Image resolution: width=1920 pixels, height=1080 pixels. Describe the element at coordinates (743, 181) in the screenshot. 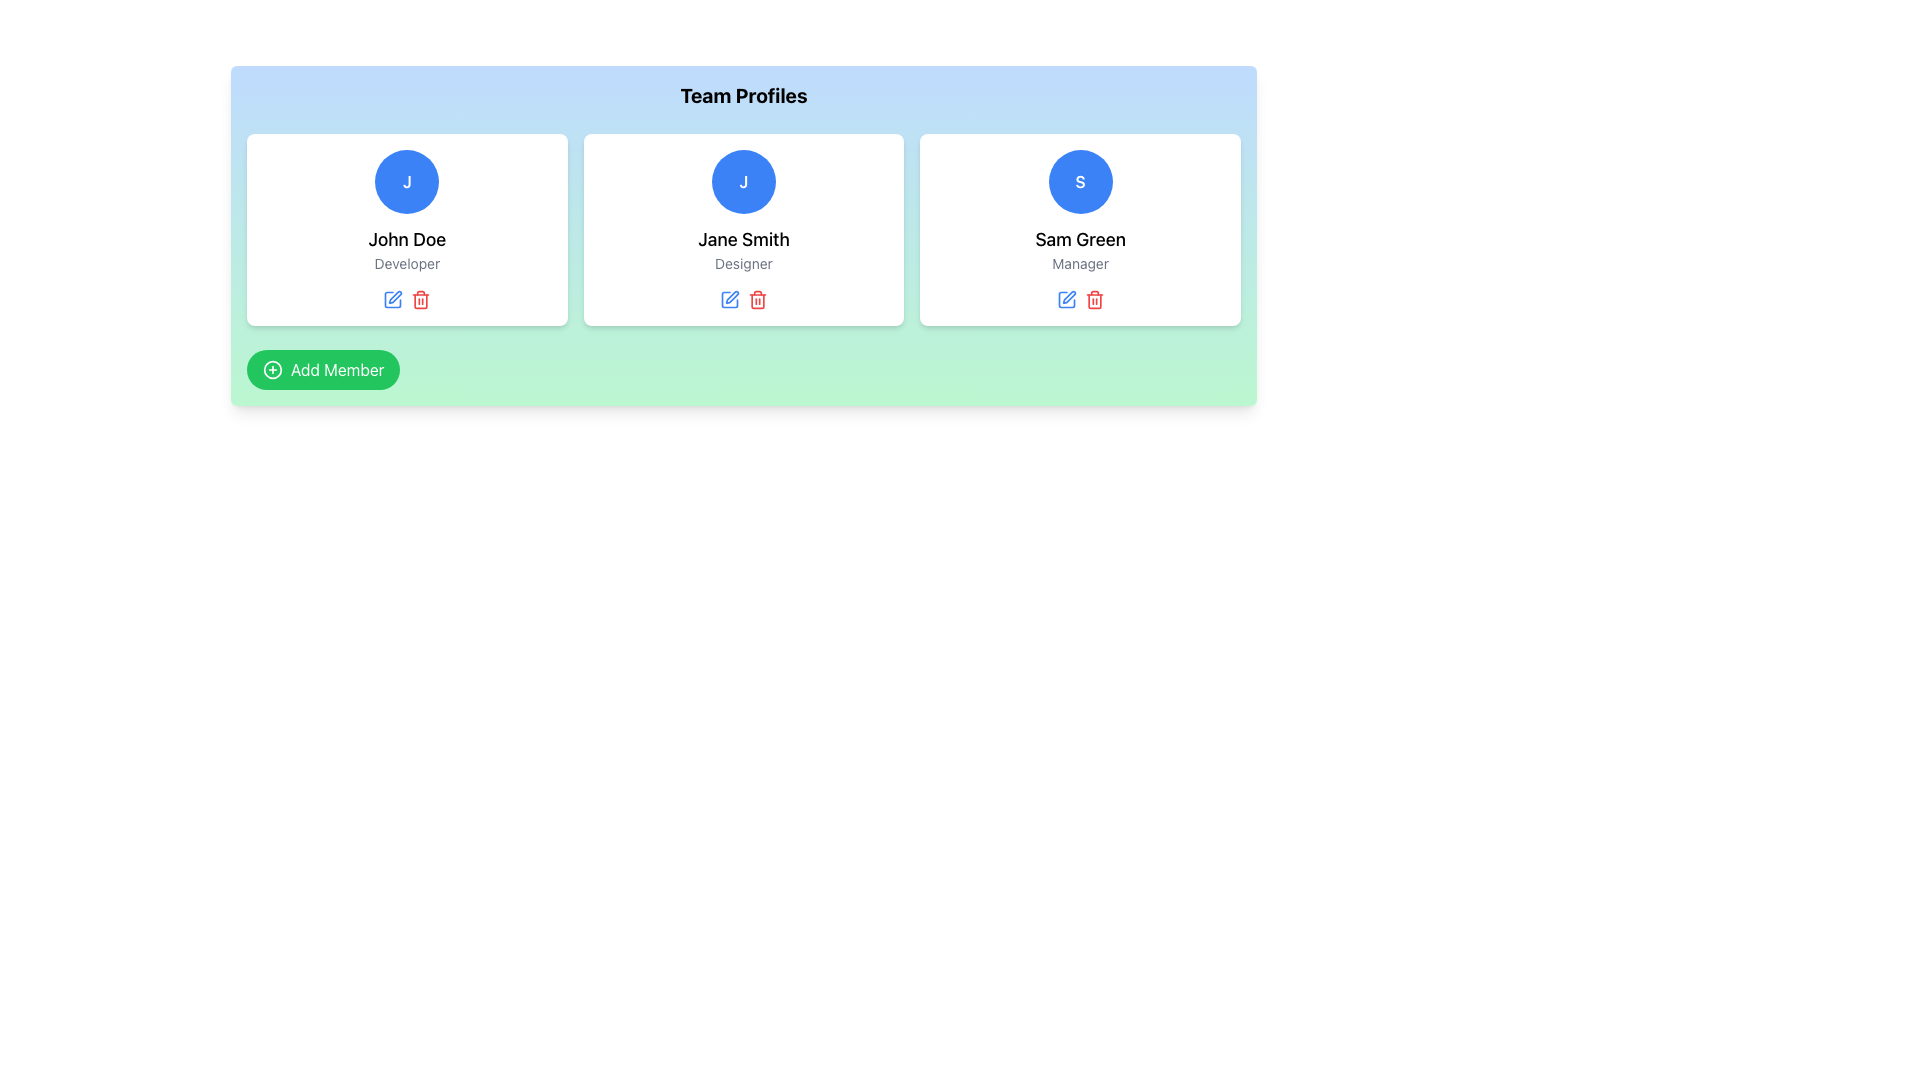

I see `the avatar representing 'Jane Smith', which is located in the upper section of the profile card` at that location.